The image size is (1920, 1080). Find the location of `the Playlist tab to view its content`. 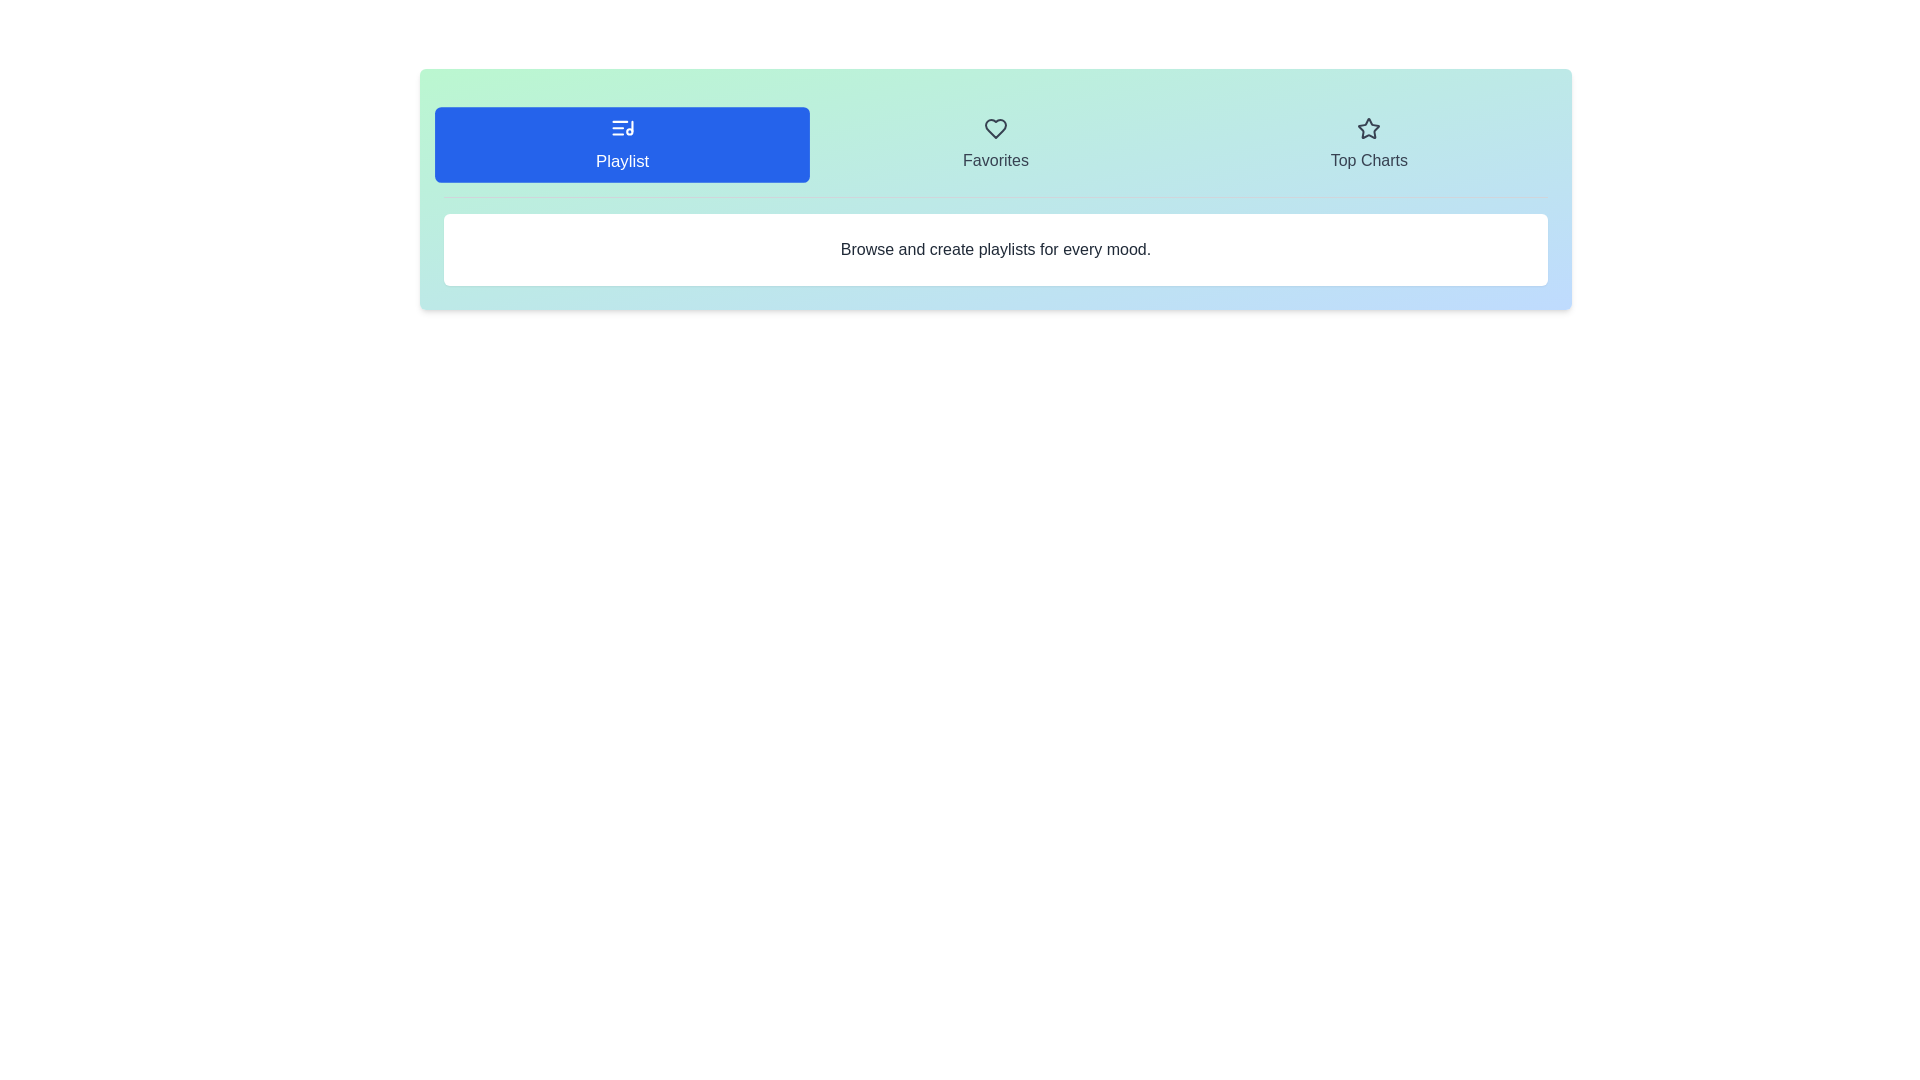

the Playlist tab to view its content is located at coordinates (621, 144).